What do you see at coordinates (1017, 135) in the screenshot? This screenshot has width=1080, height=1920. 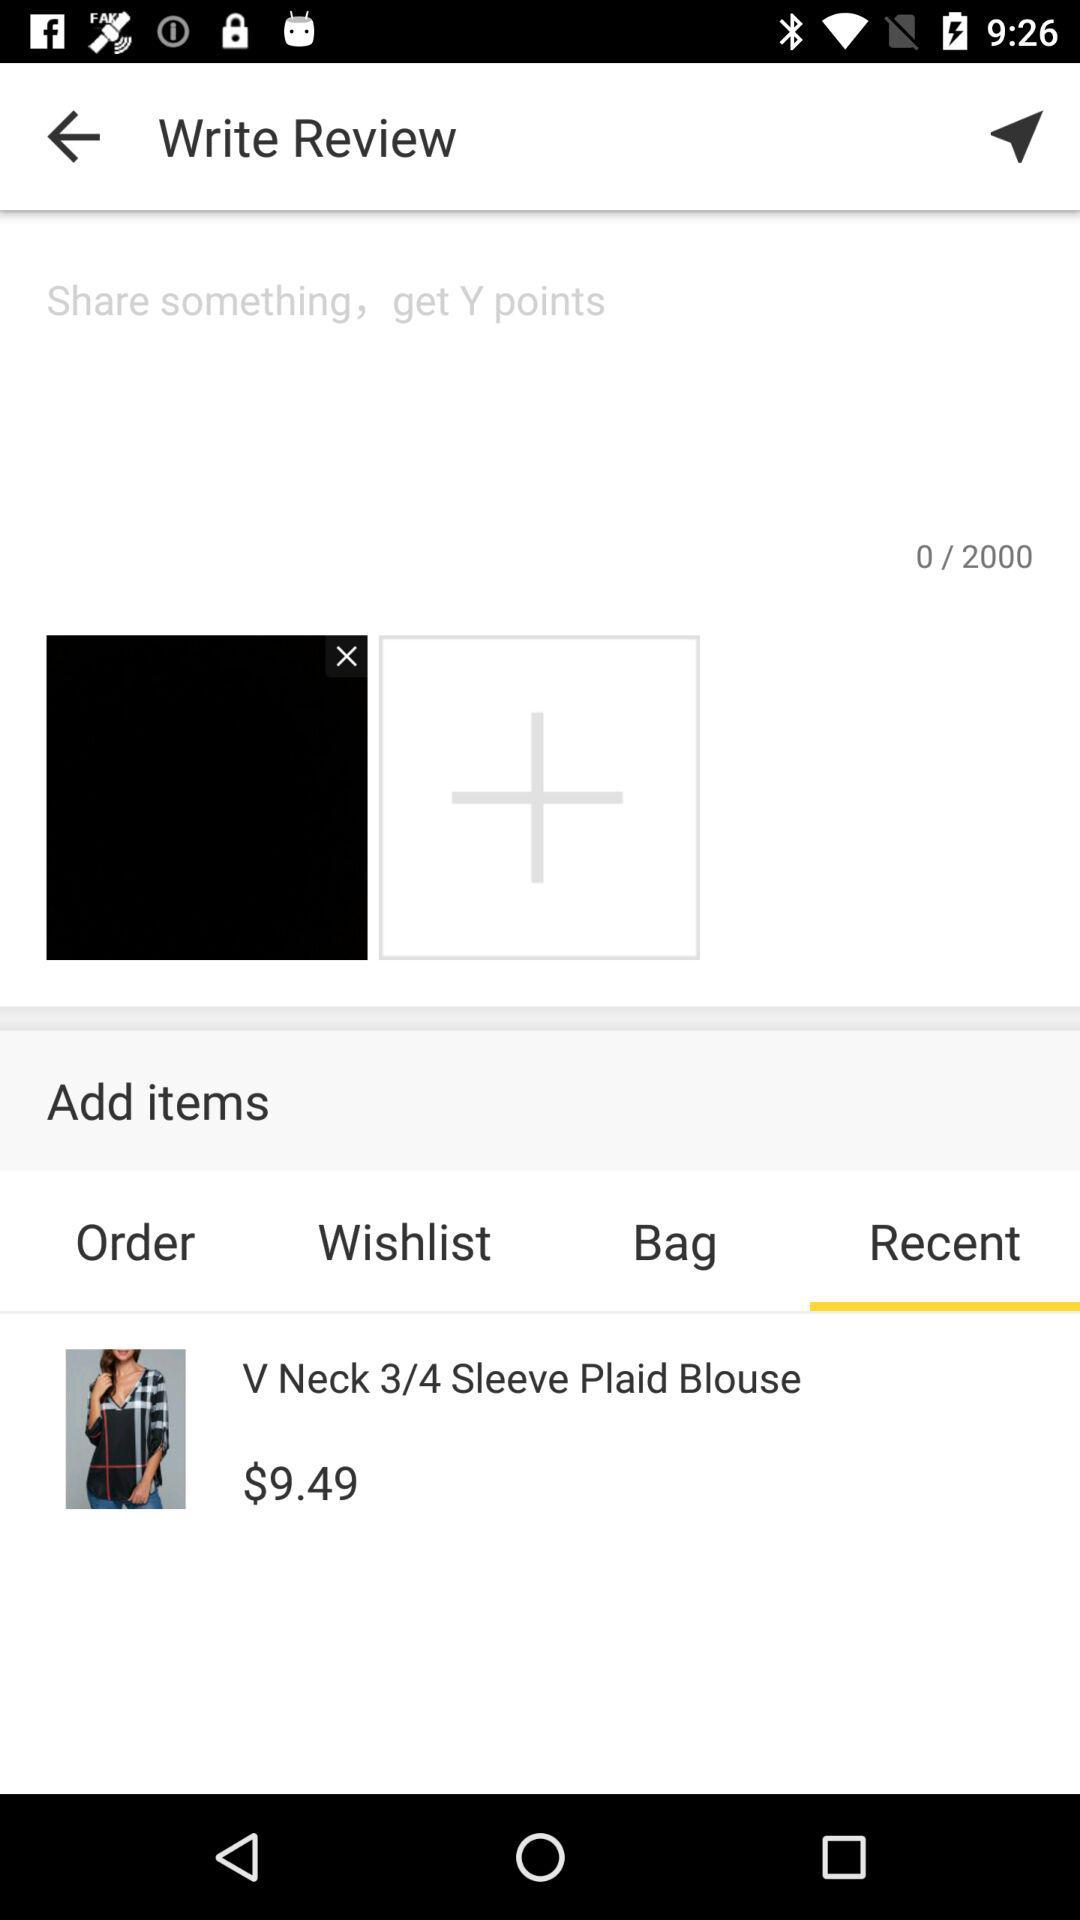 I see `app next to the write review` at bounding box center [1017, 135].